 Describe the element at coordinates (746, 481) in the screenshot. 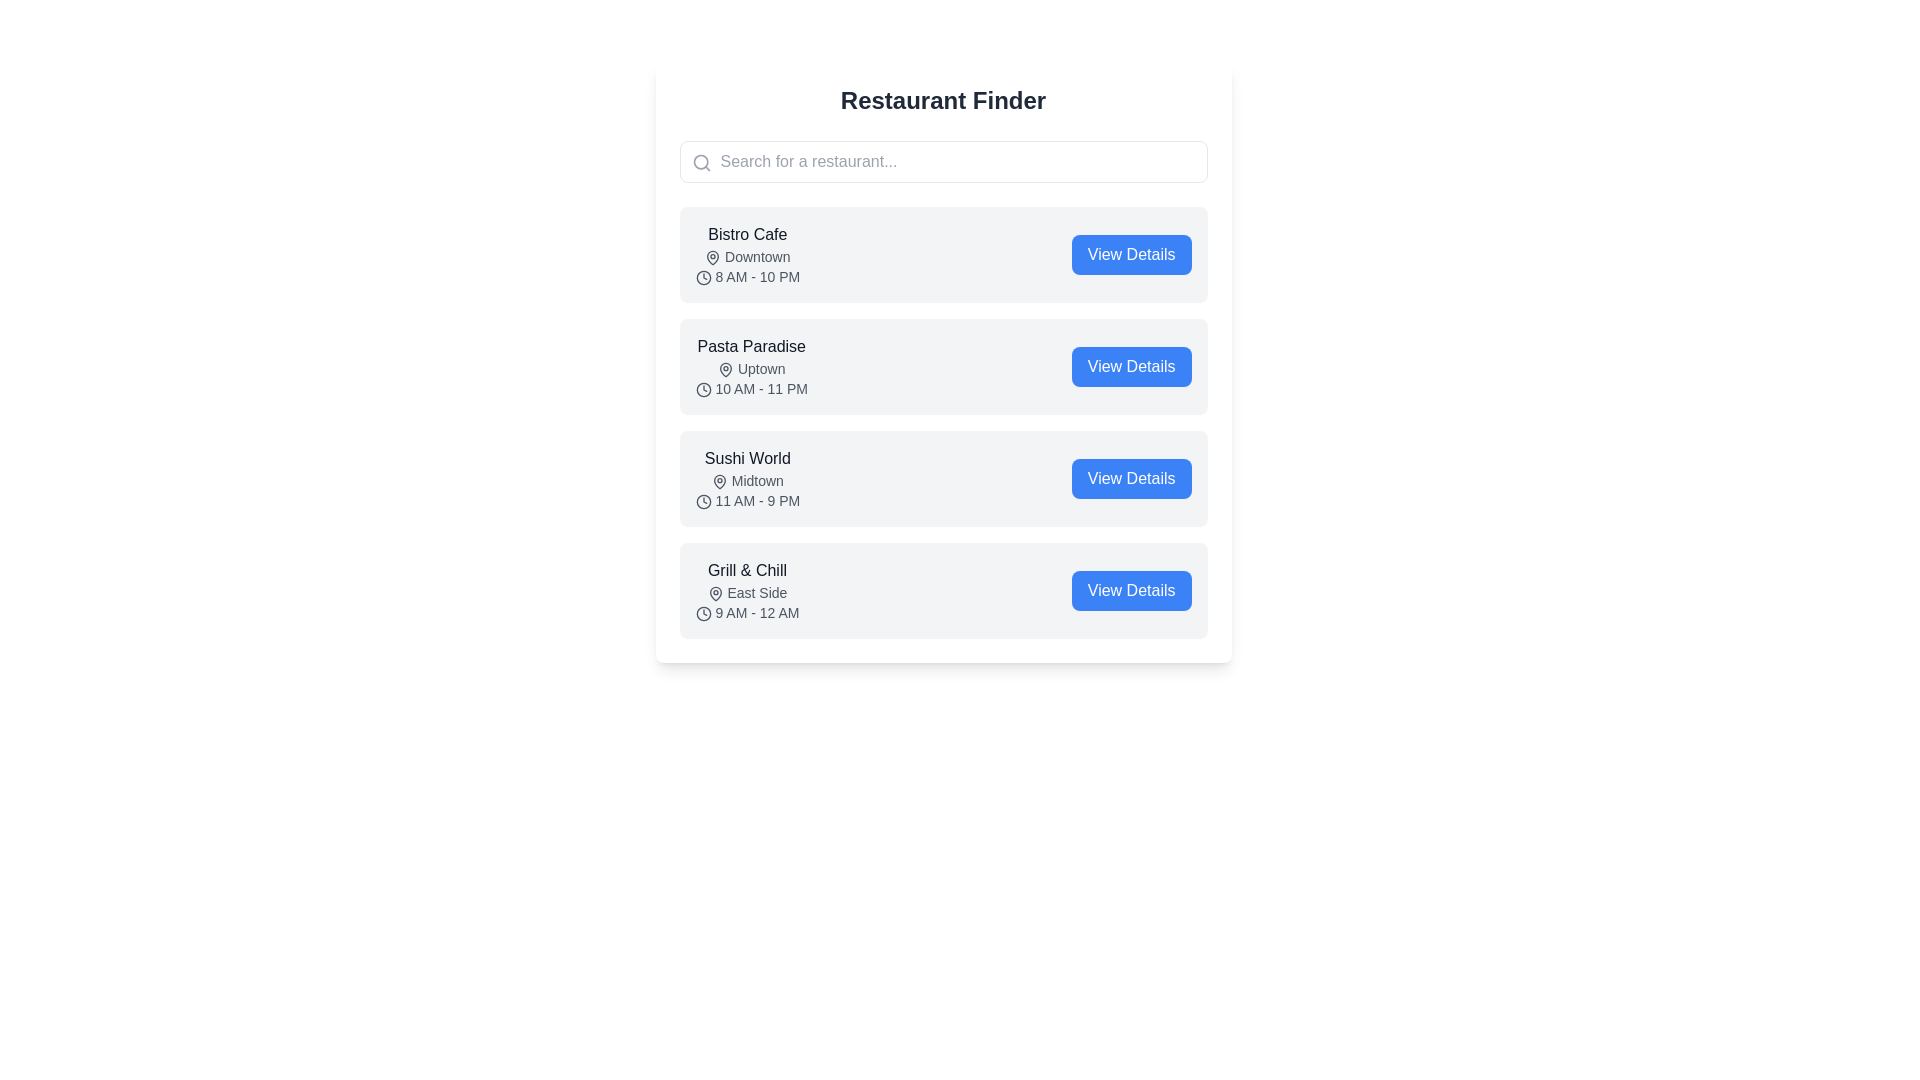

I see `location information text for 'Sushi World', which is the second line in the information panel and is located below the restaurant's name and above its operating hours, adjacent to the pin icon` at that location.